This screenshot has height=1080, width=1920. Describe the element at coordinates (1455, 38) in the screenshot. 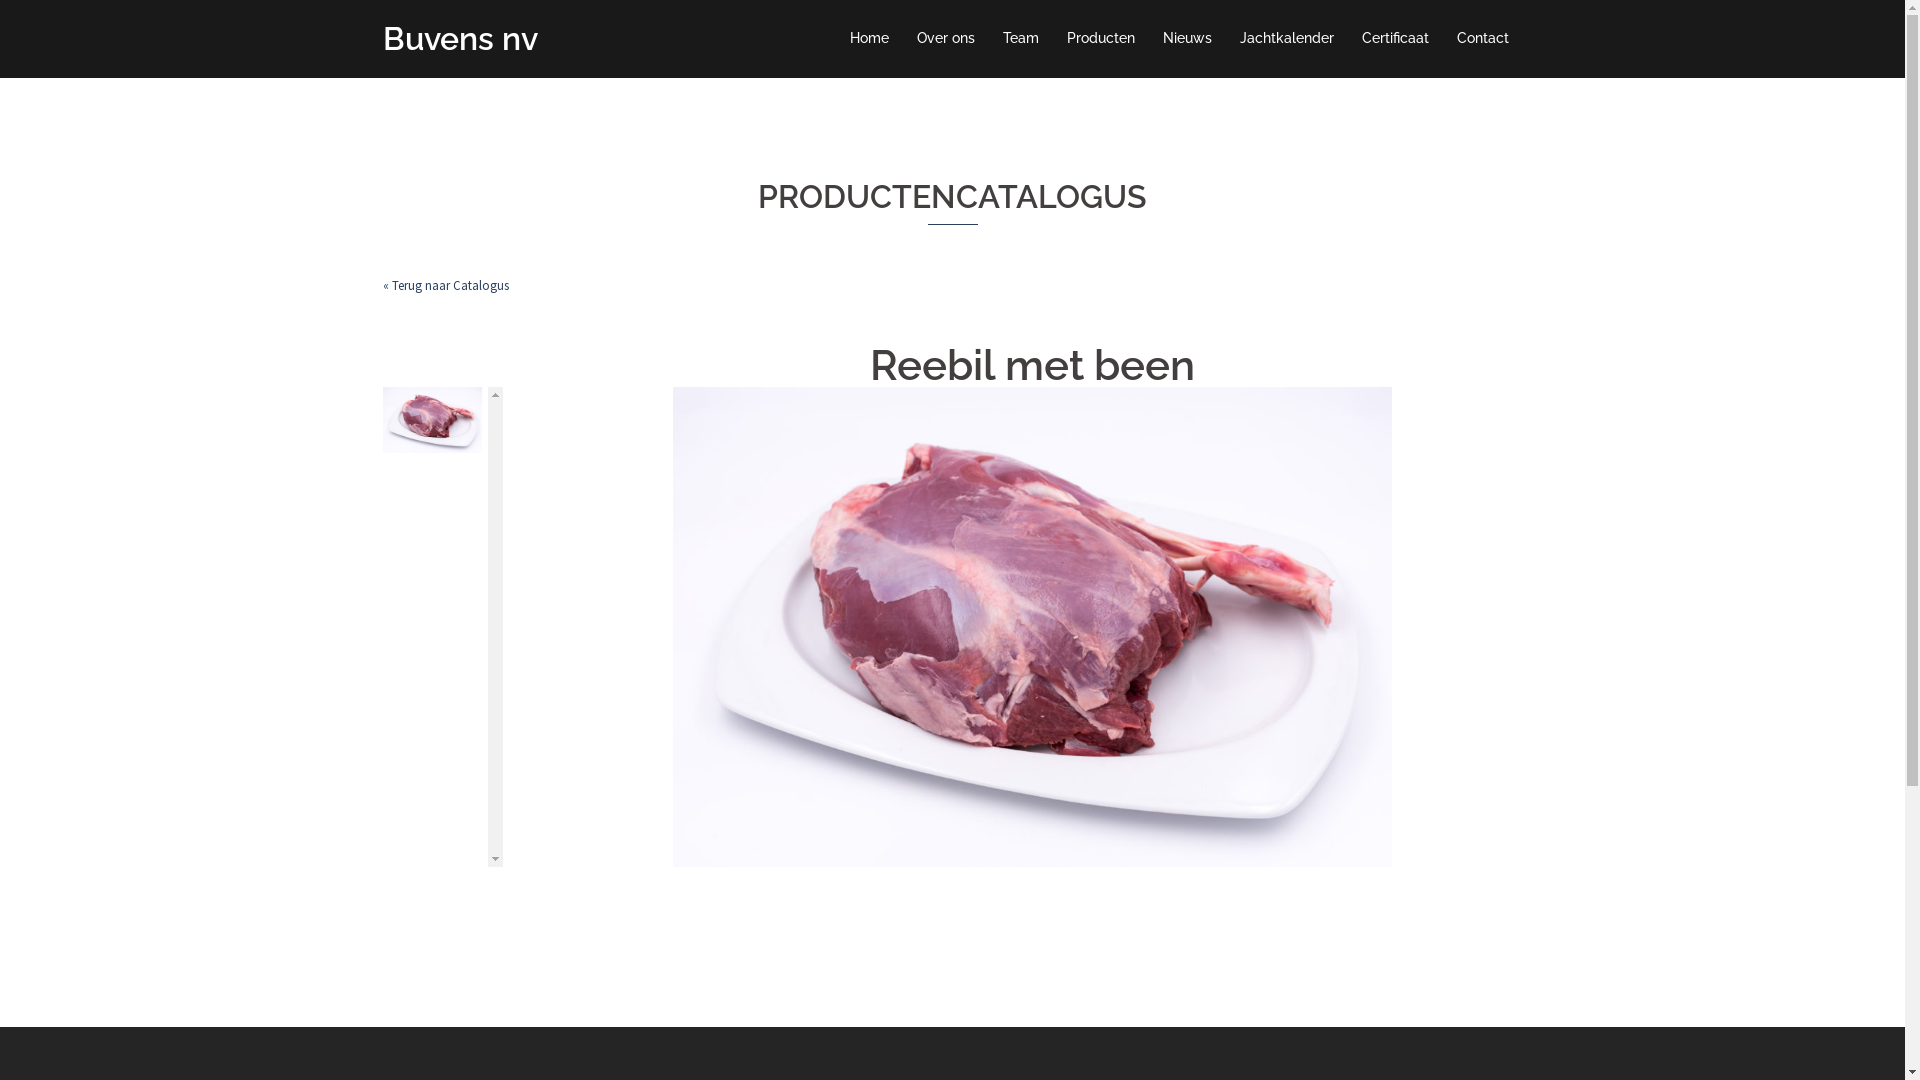

I see `'Contact'` at that location.